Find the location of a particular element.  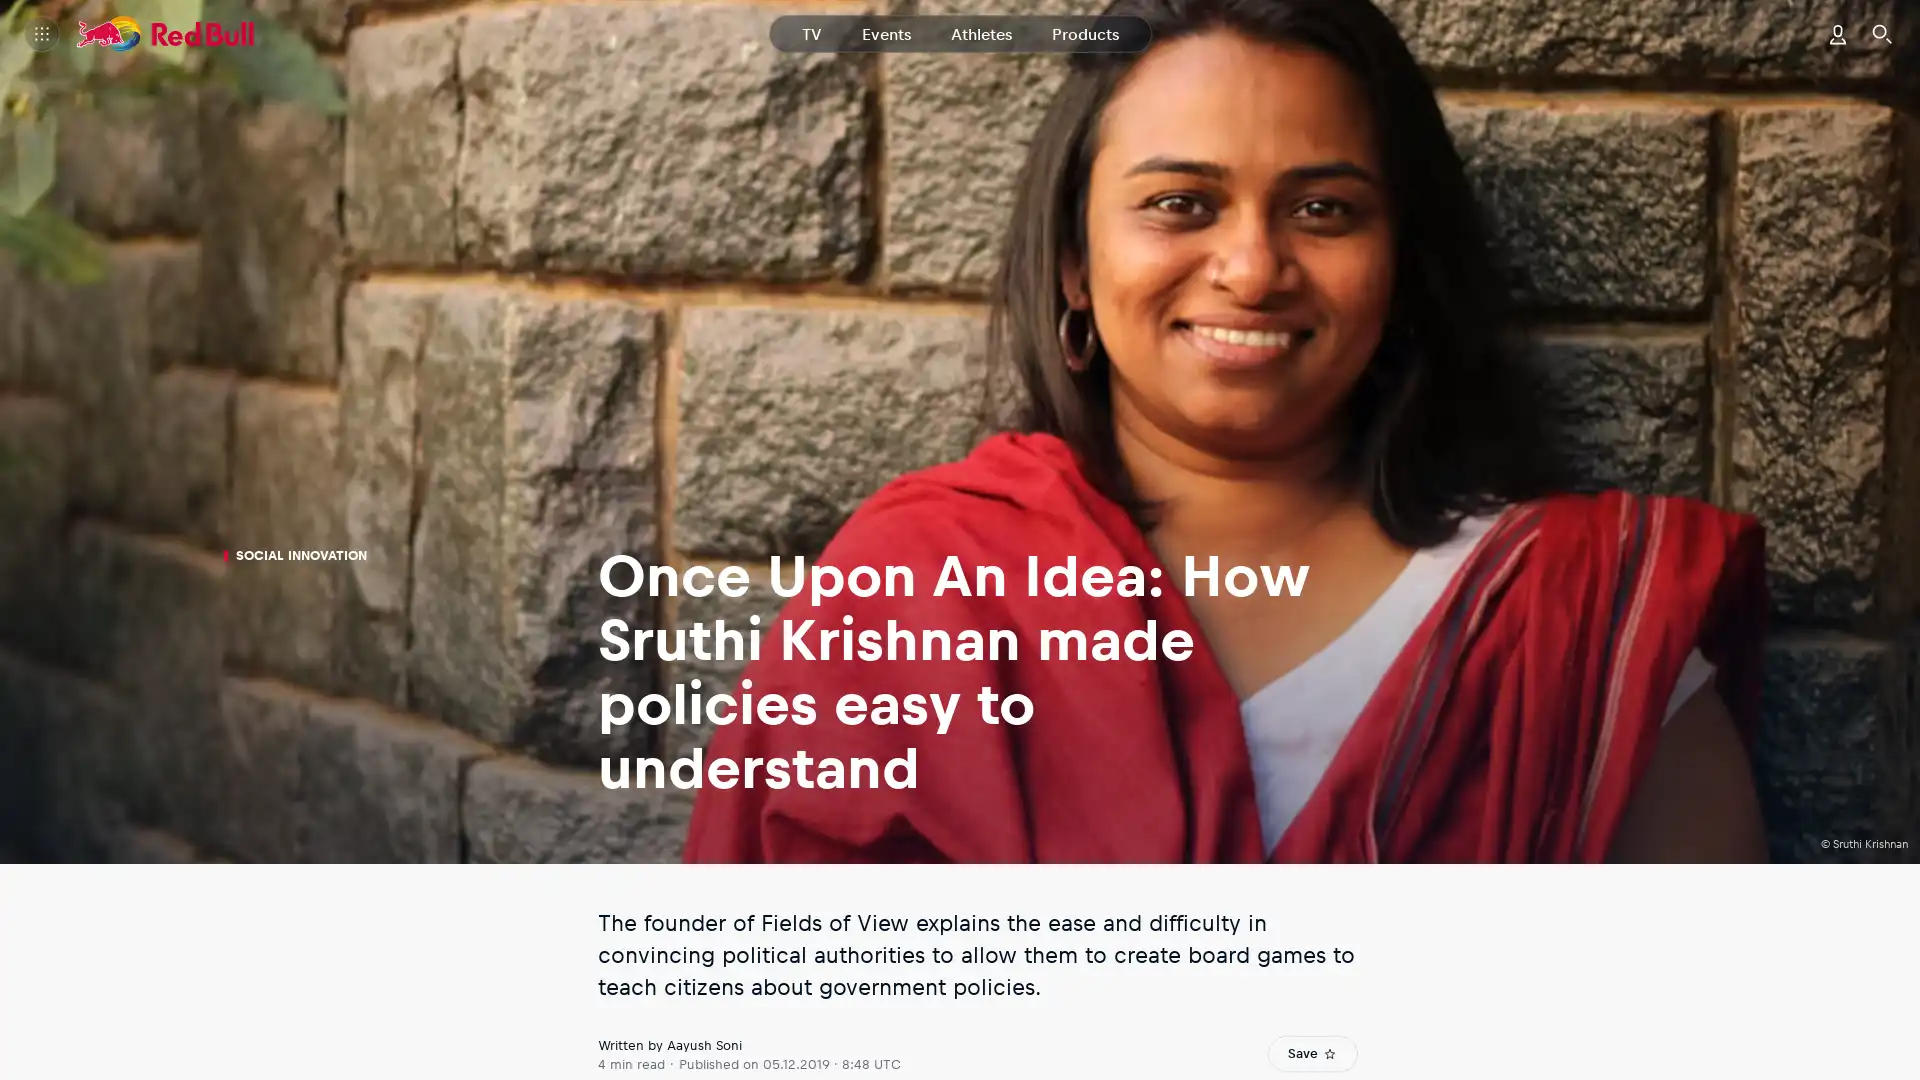

Reject All is located at coordinates (954, 334).